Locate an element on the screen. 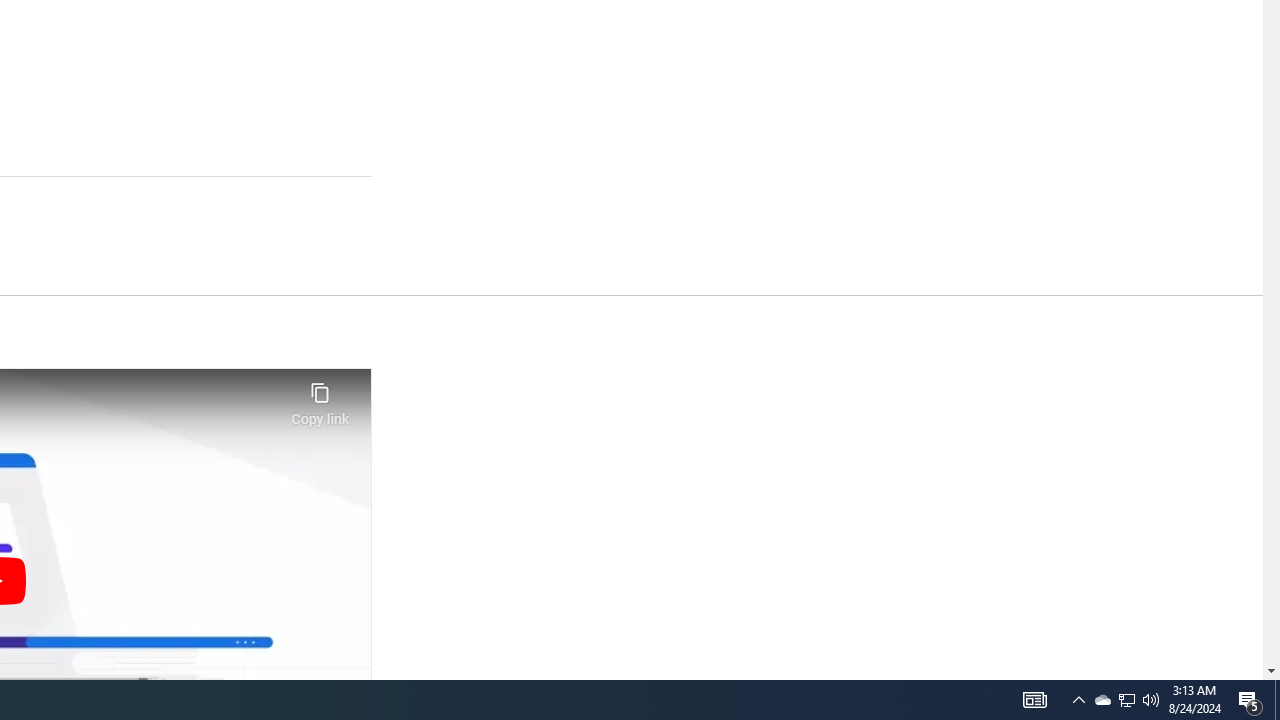 This screenshot has width=1280, height=720. 'Copy link' is located at coordinates (320, 398).